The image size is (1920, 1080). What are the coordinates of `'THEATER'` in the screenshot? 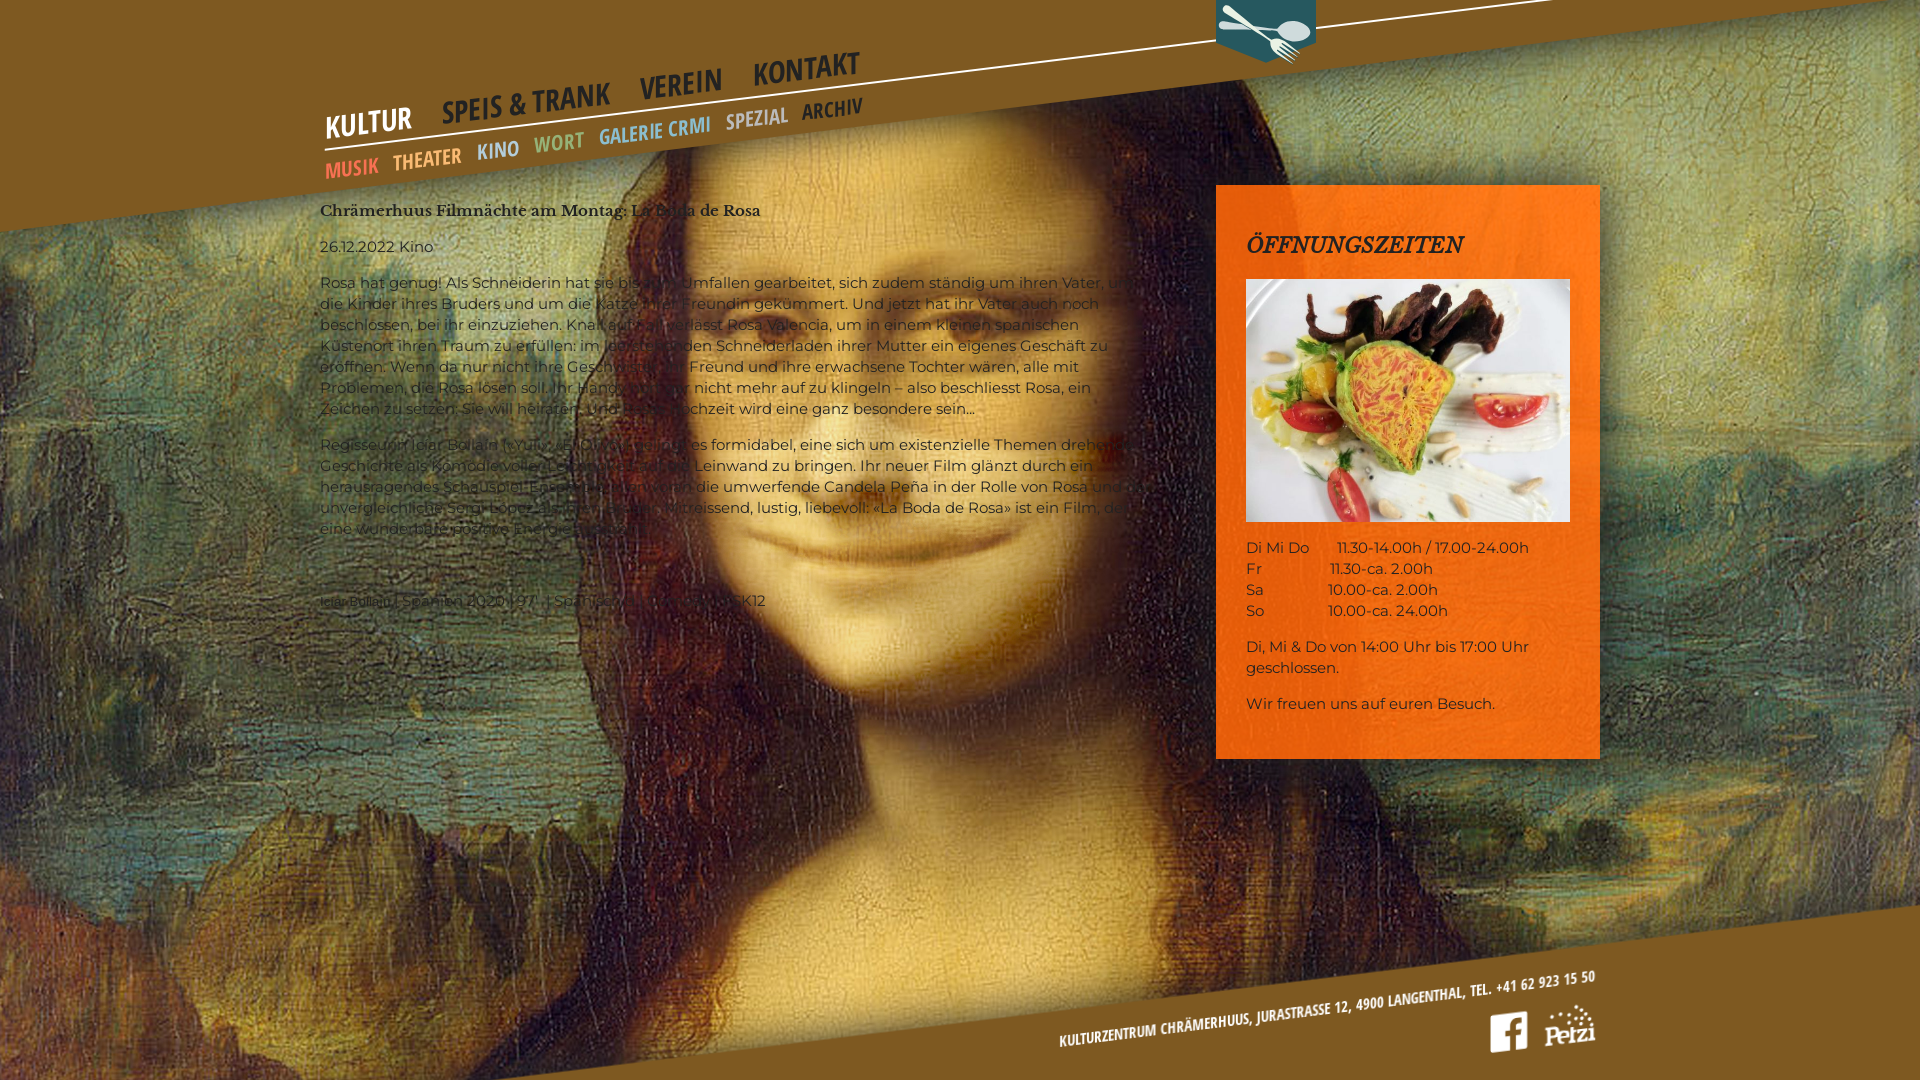 It's located at (426, 153).